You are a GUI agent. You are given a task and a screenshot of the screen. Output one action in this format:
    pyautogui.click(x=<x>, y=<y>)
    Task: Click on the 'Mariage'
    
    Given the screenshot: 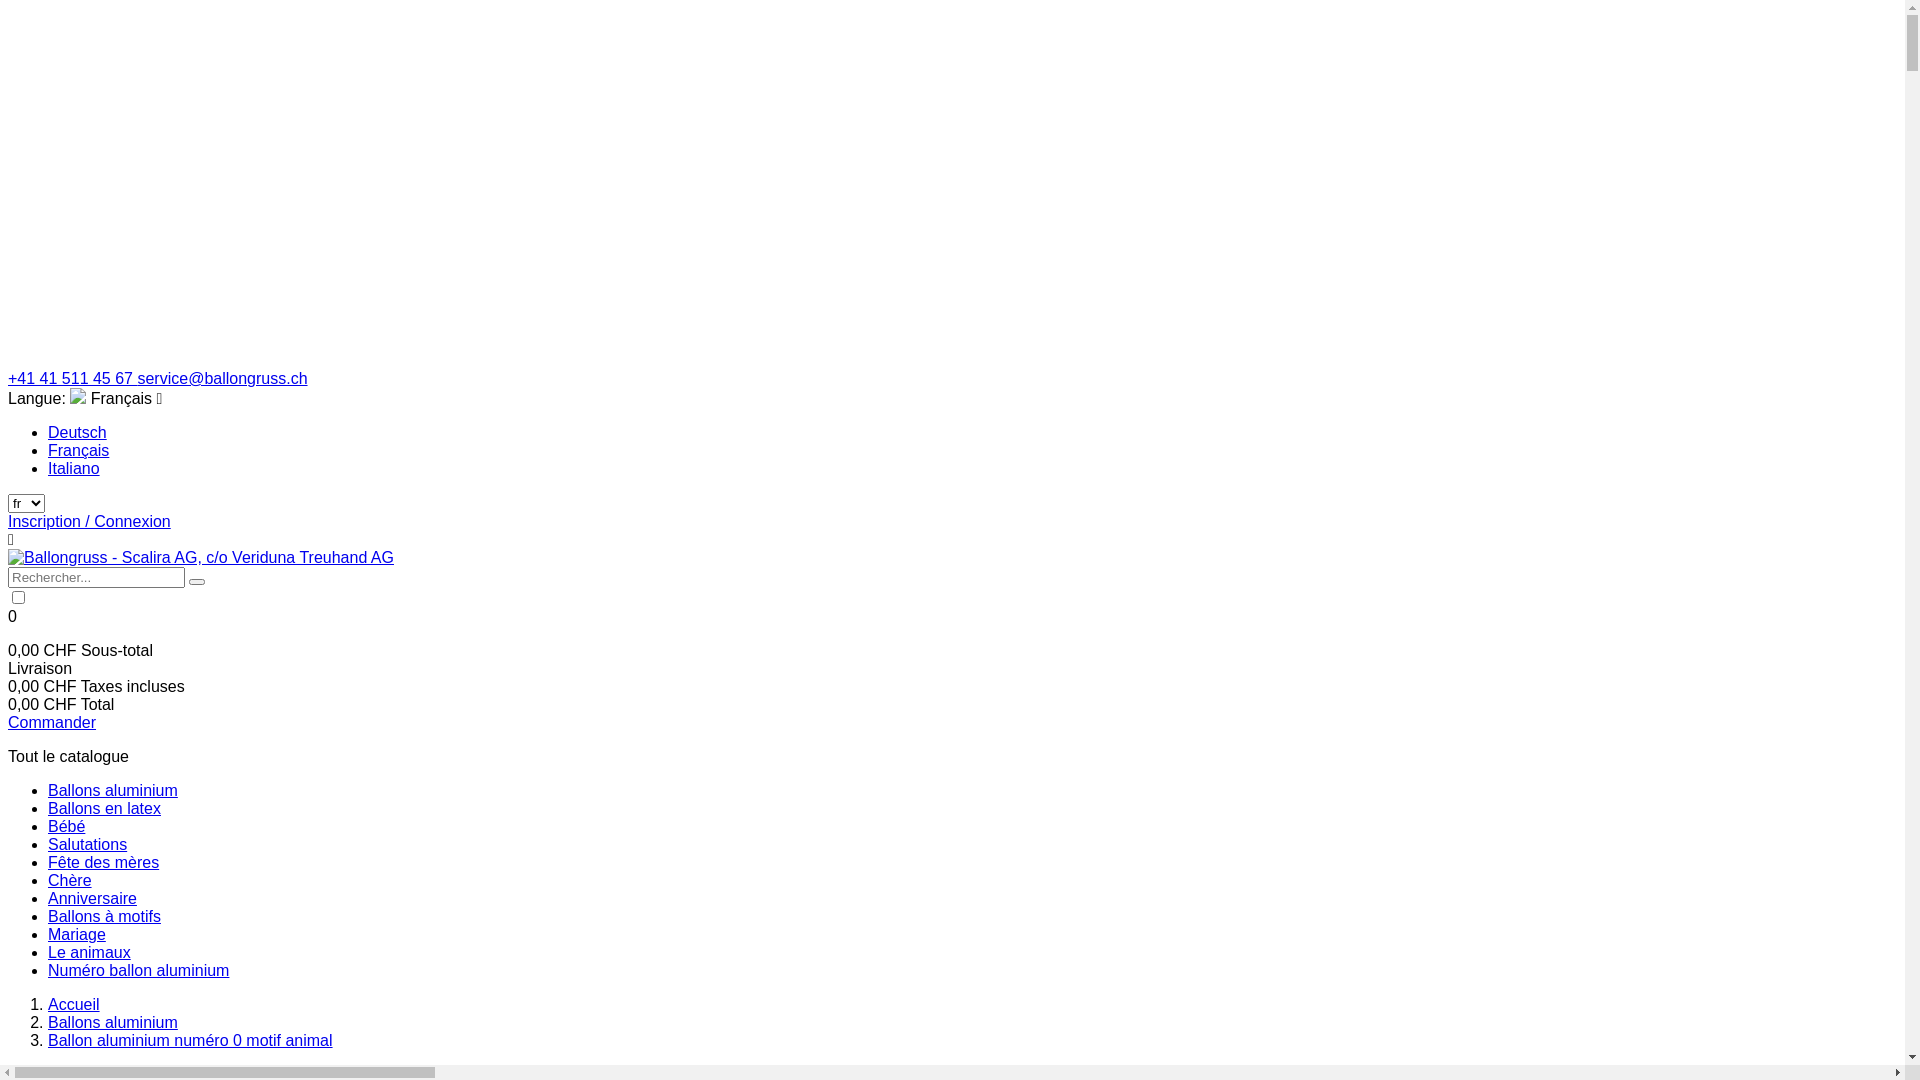 What is the action you would take?
    pyautogui.click(x=76, y=934)
    